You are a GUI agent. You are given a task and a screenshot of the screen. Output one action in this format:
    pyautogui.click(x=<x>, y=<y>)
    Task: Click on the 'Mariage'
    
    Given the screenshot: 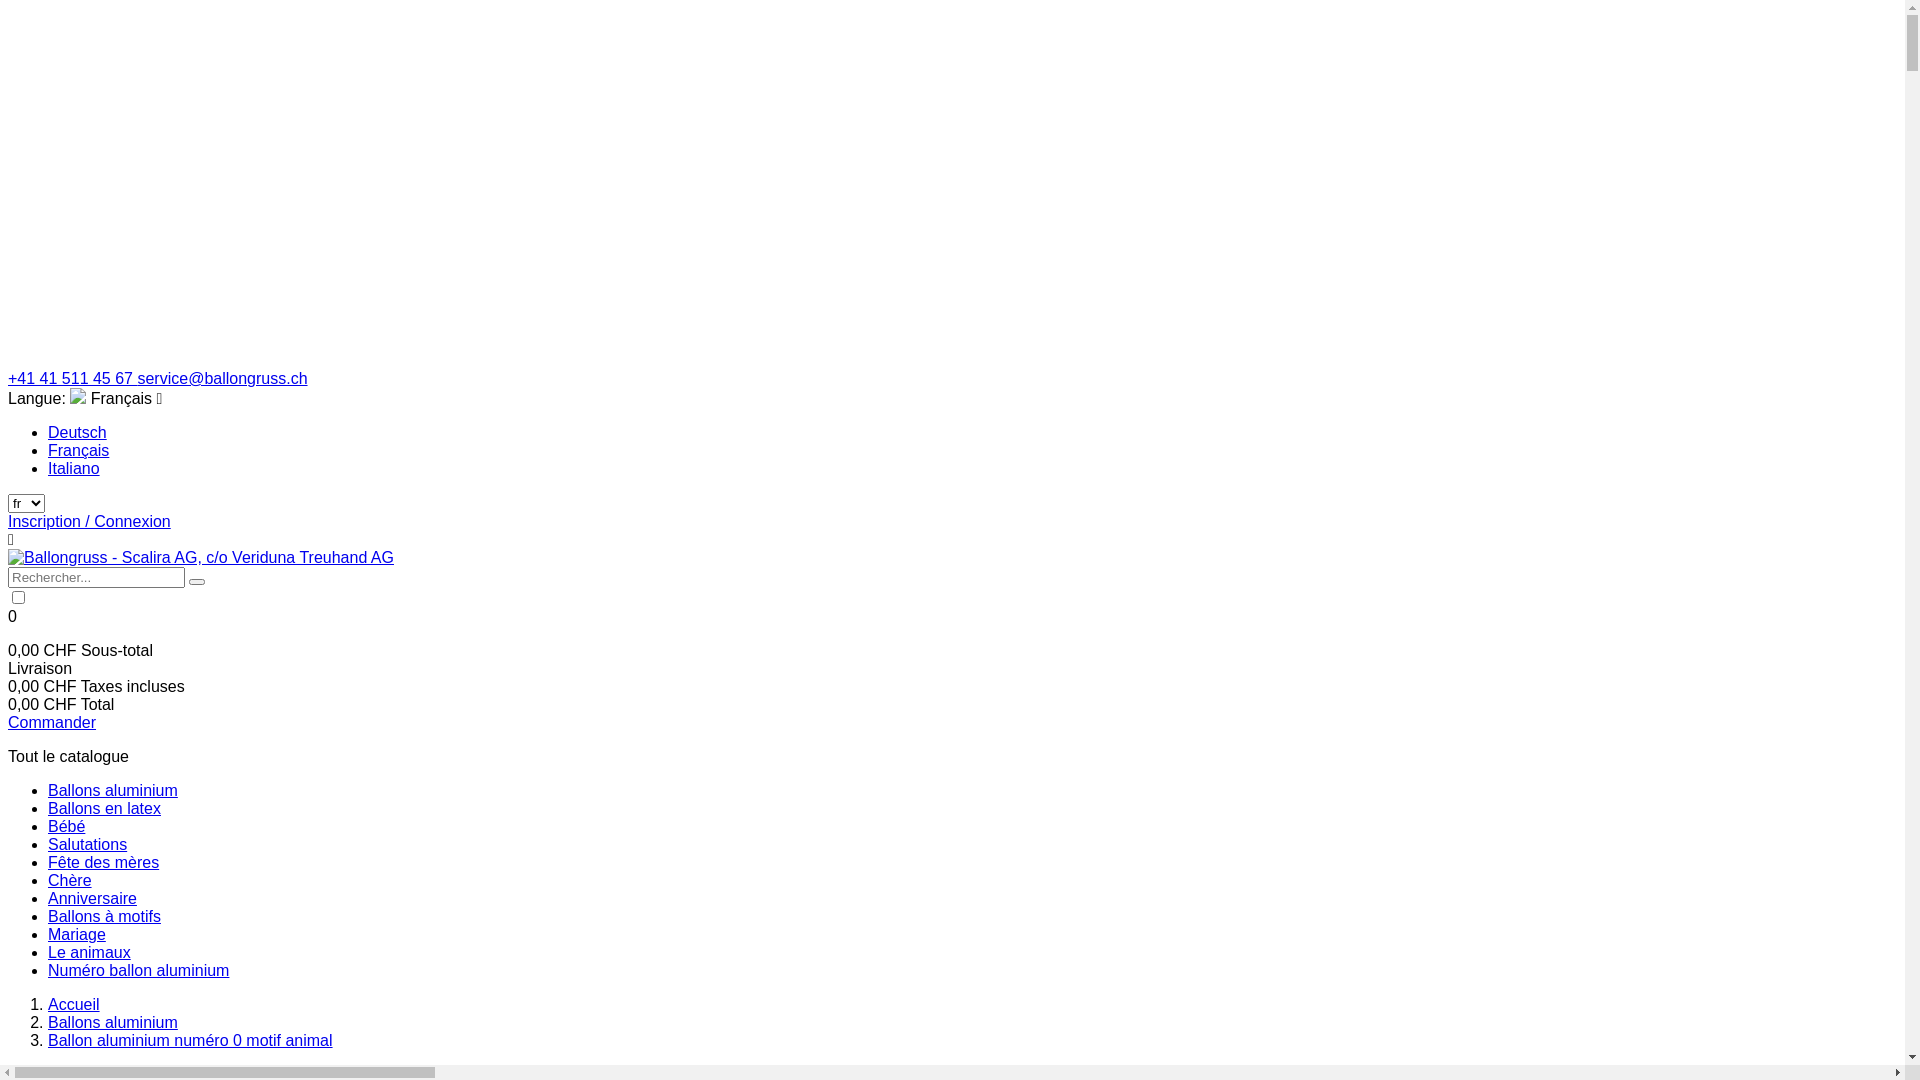 What is the action you would take?
    pyautogui.click(x=76, y=934)
    